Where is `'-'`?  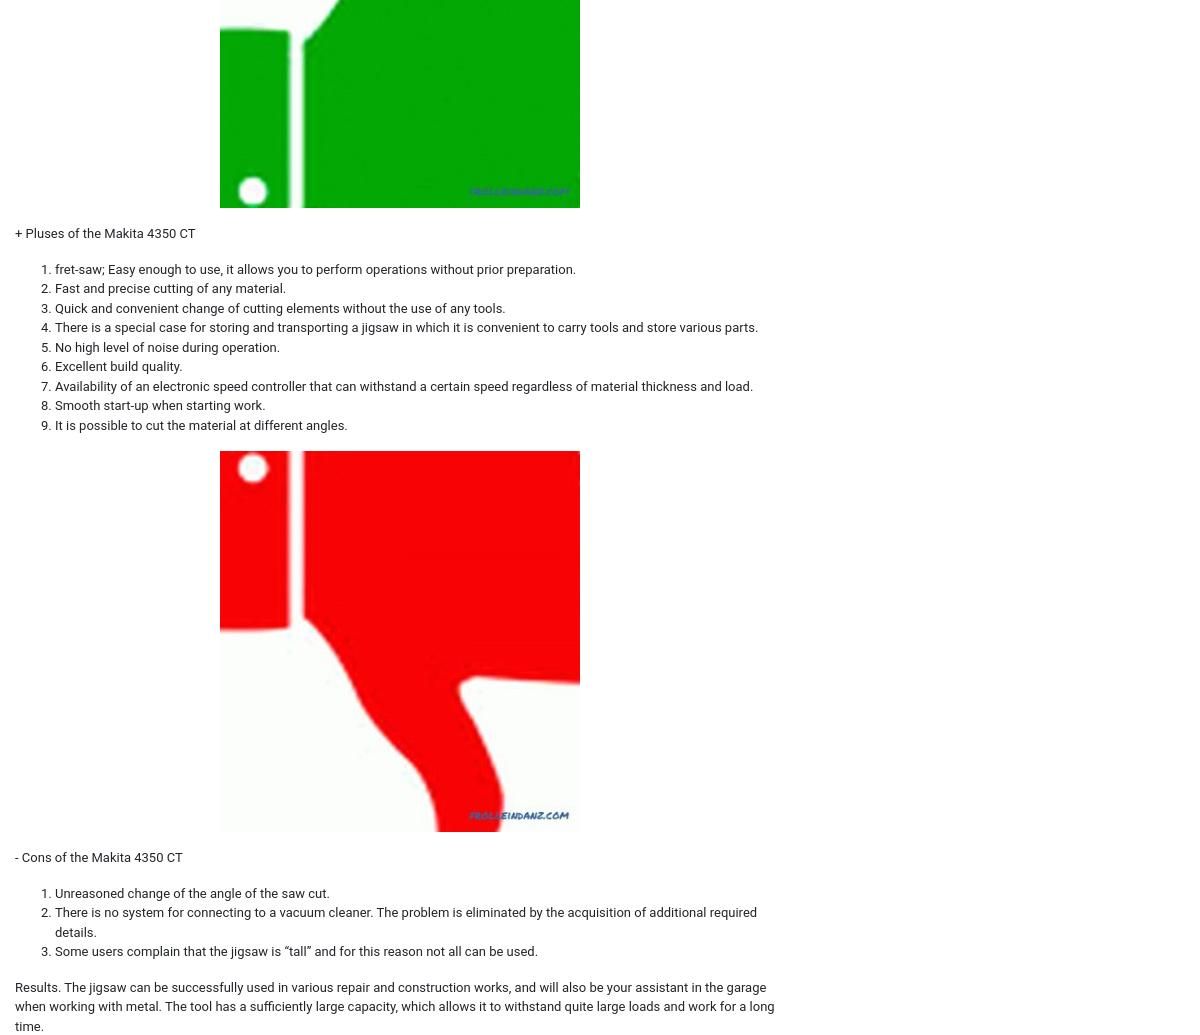 '-' is located at coordinates (18, 856).